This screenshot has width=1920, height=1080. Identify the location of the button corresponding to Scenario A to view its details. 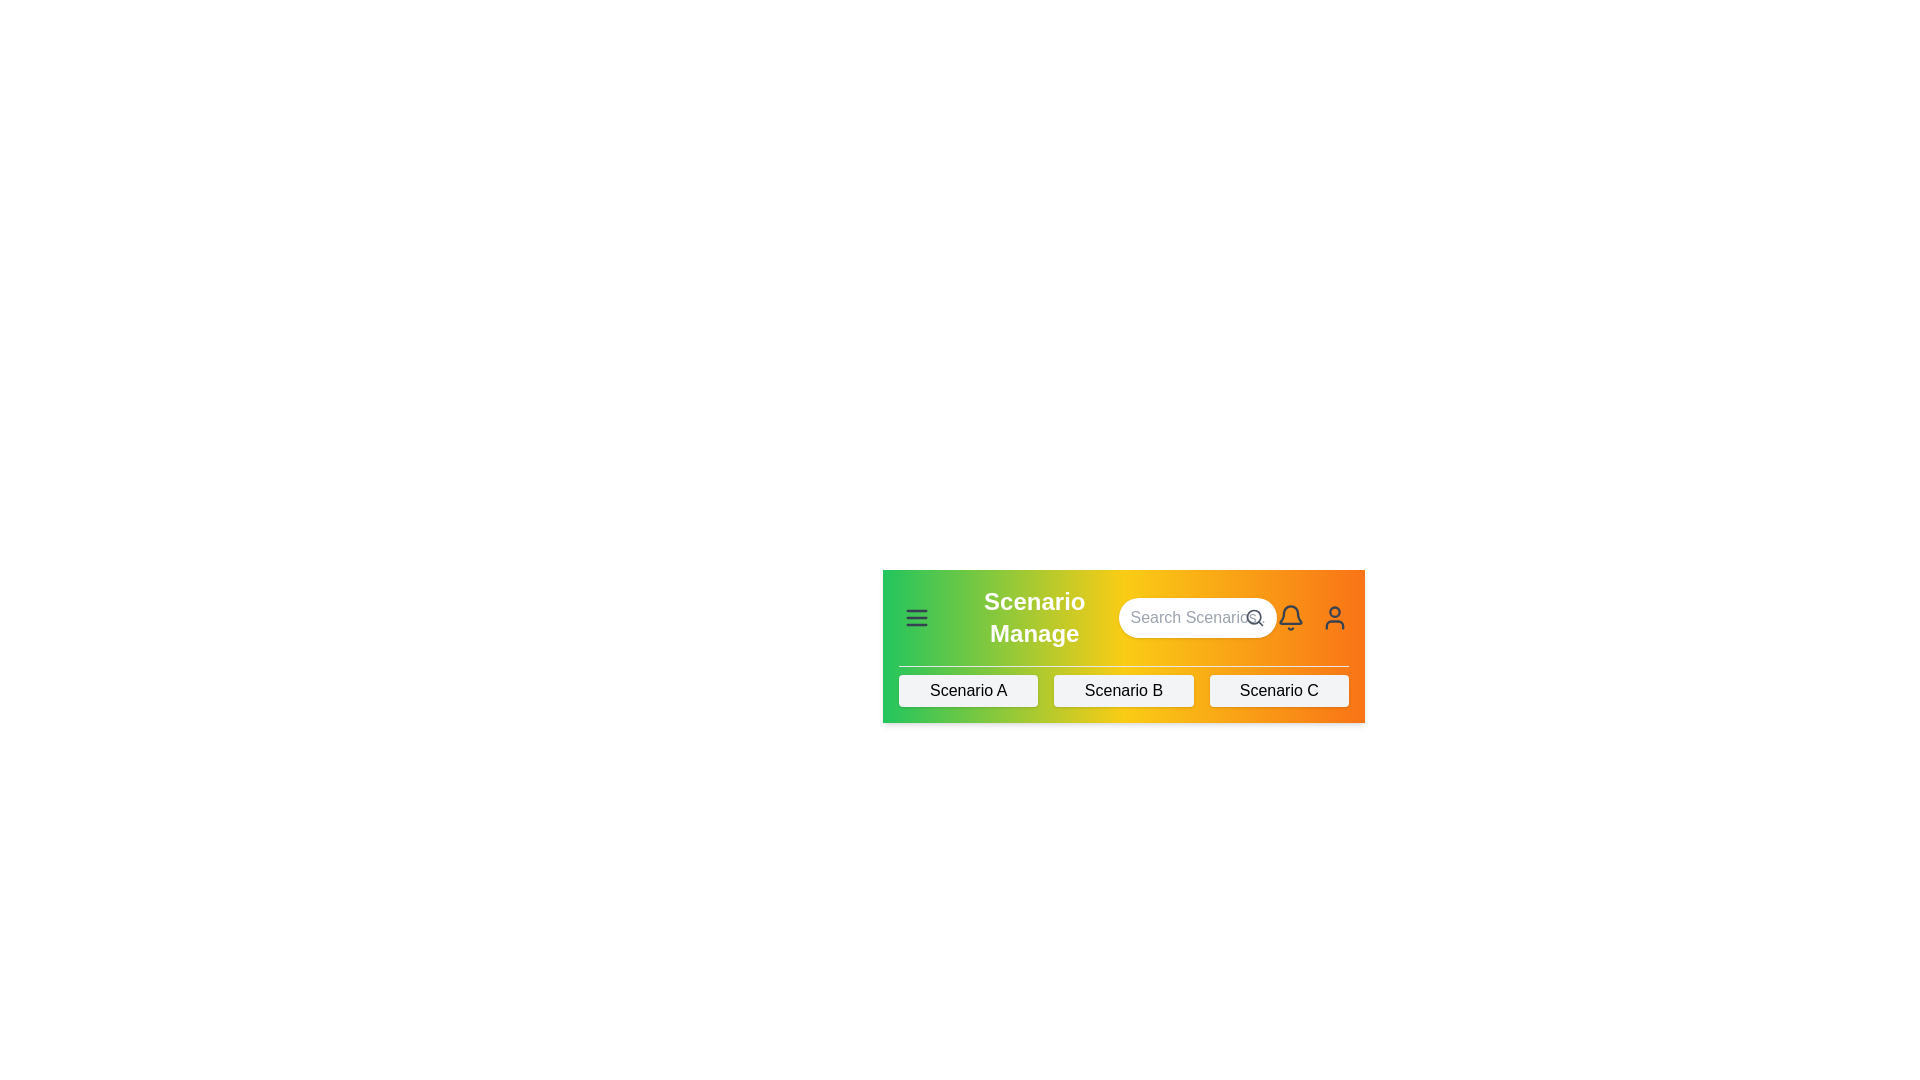
(968, 689).